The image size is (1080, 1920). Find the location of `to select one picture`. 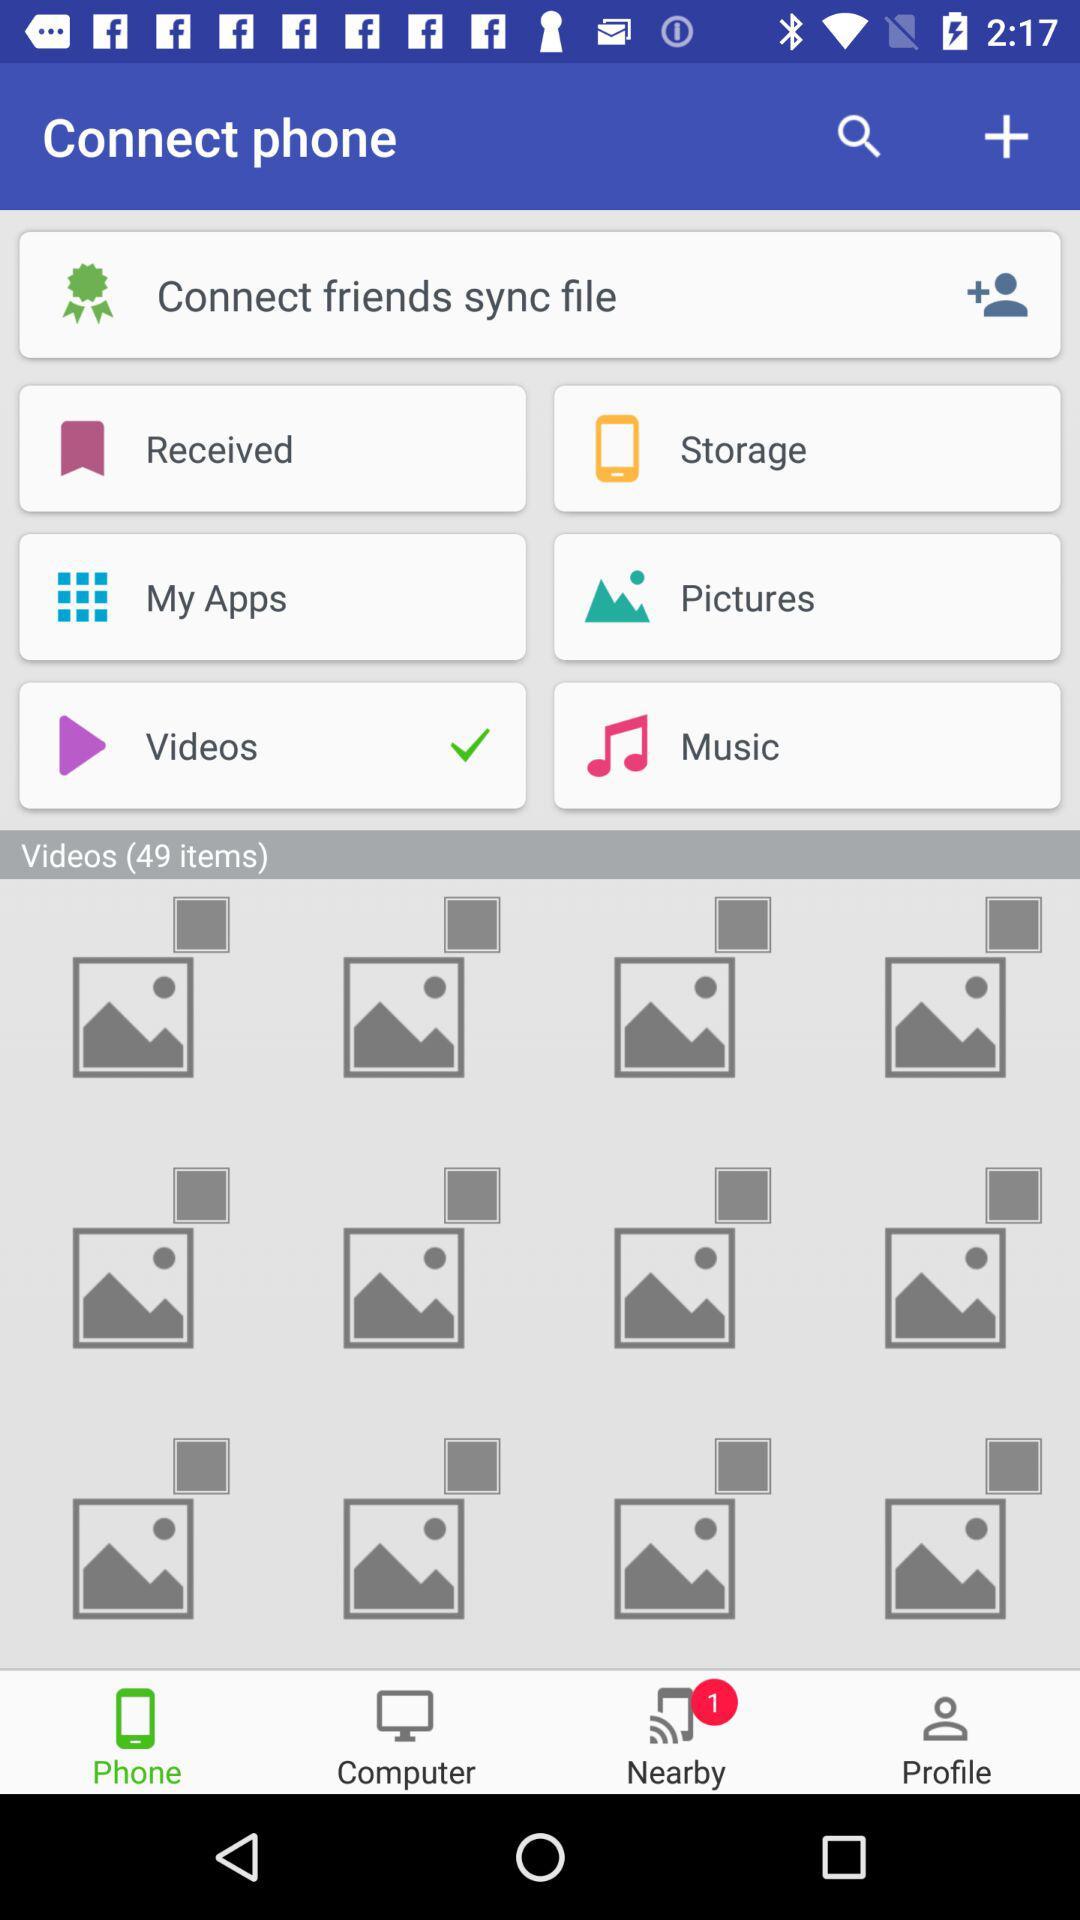

to select one picture is located at coordinates (490, 923).